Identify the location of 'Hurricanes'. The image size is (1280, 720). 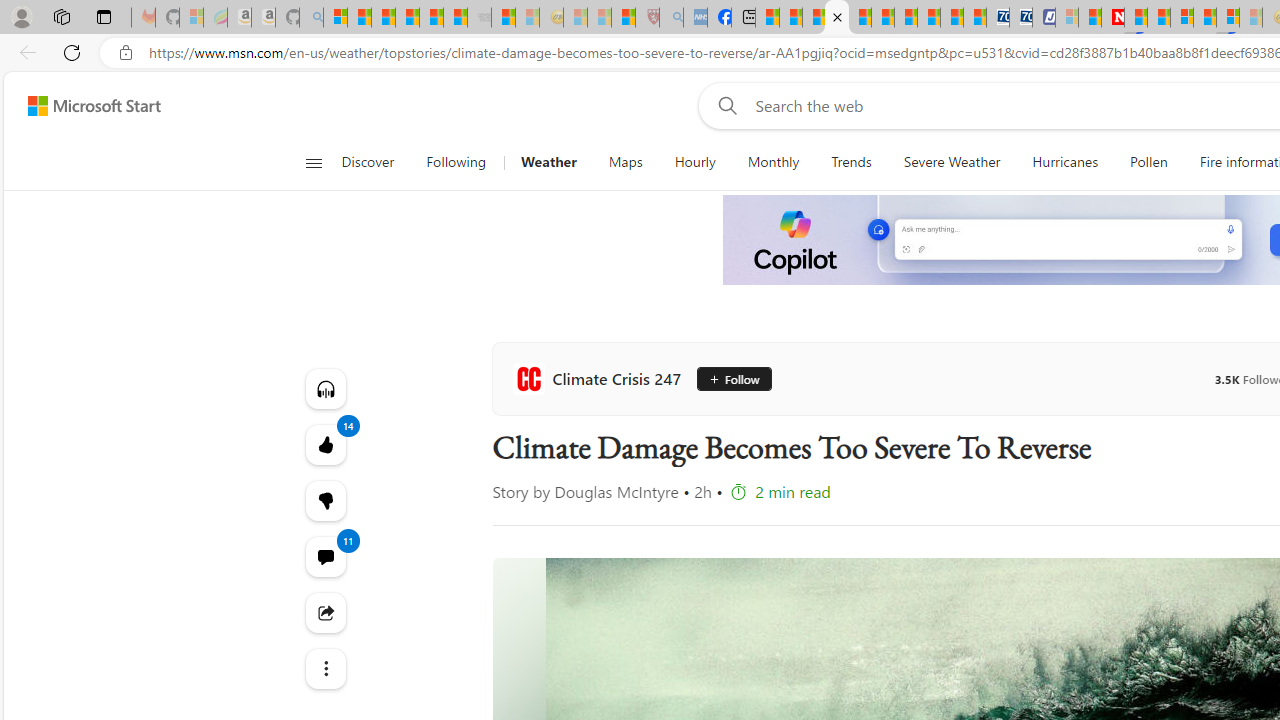
(1064, 162).